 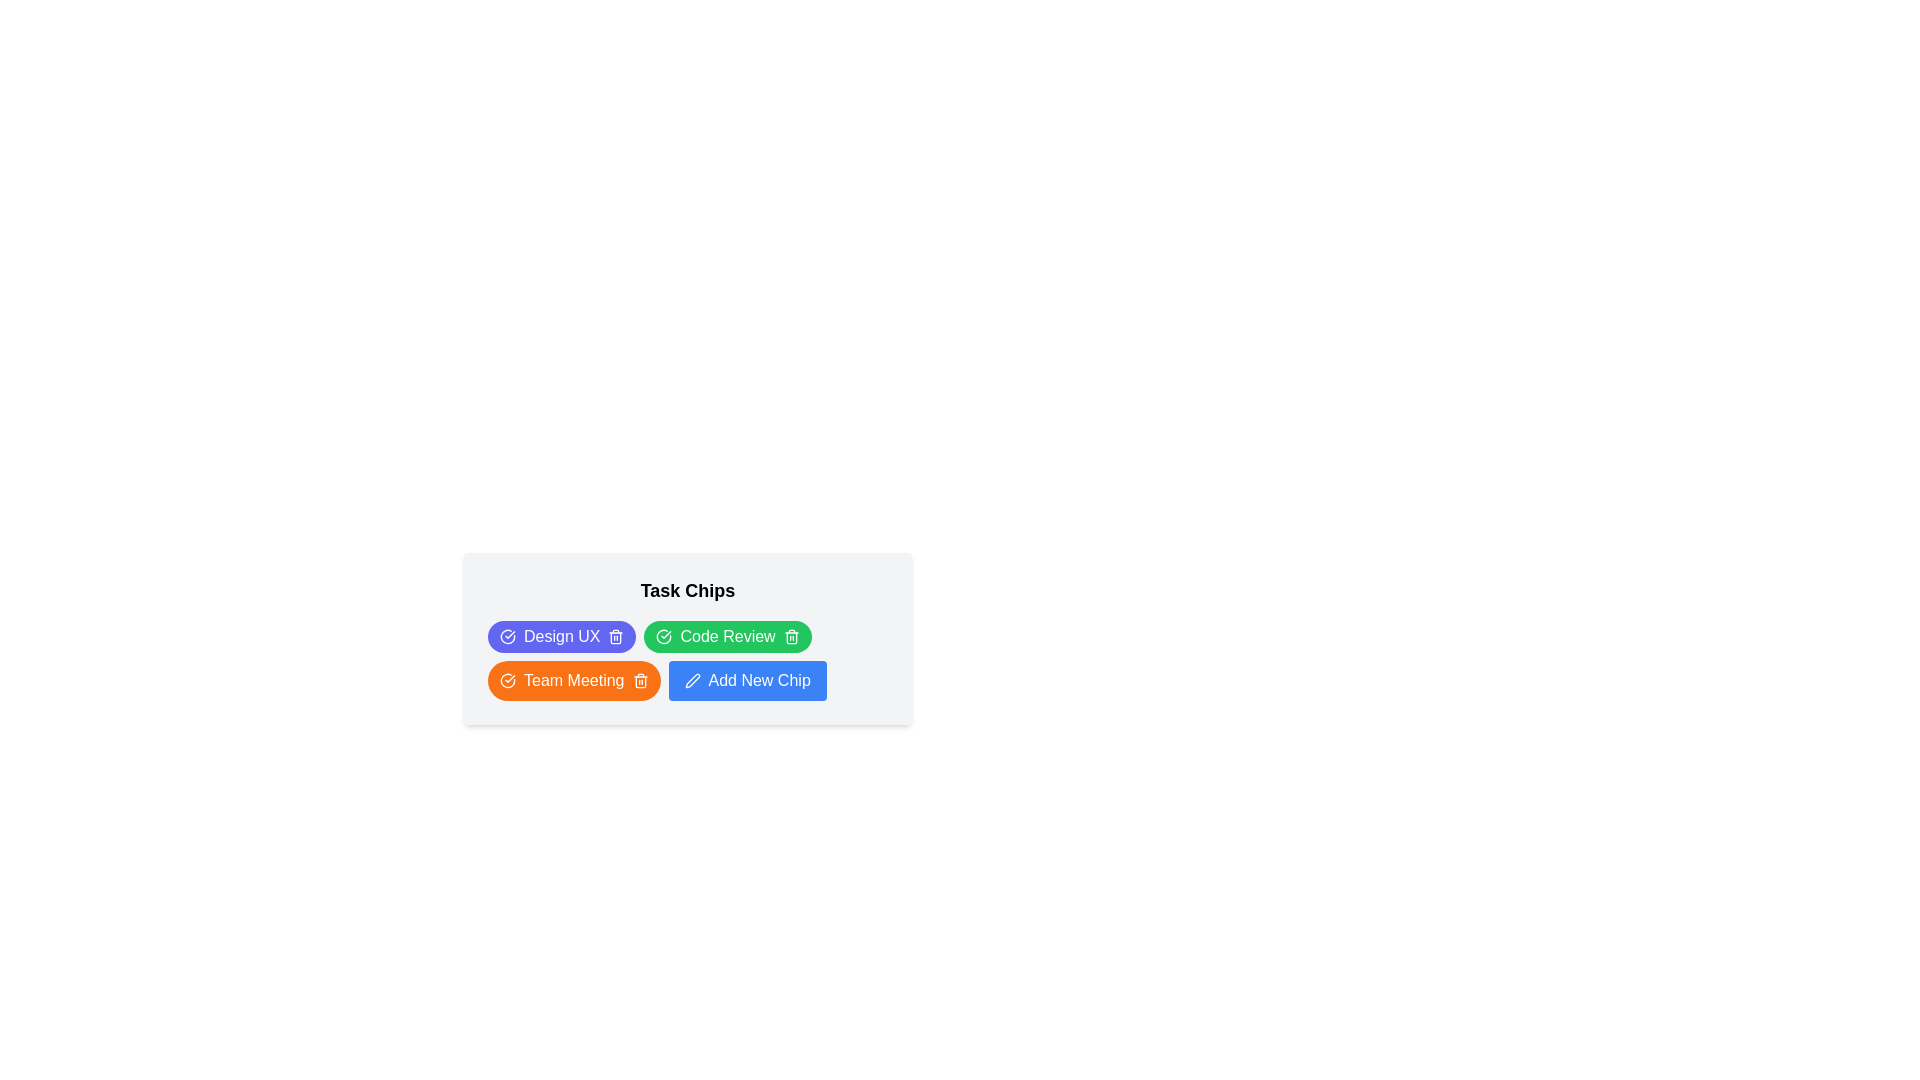 I want to click on the trash can body icon, which is part of the trash icon located to the right of the 'Team Meeting' label in the orange-colored chip, so click(x=640, y=681).